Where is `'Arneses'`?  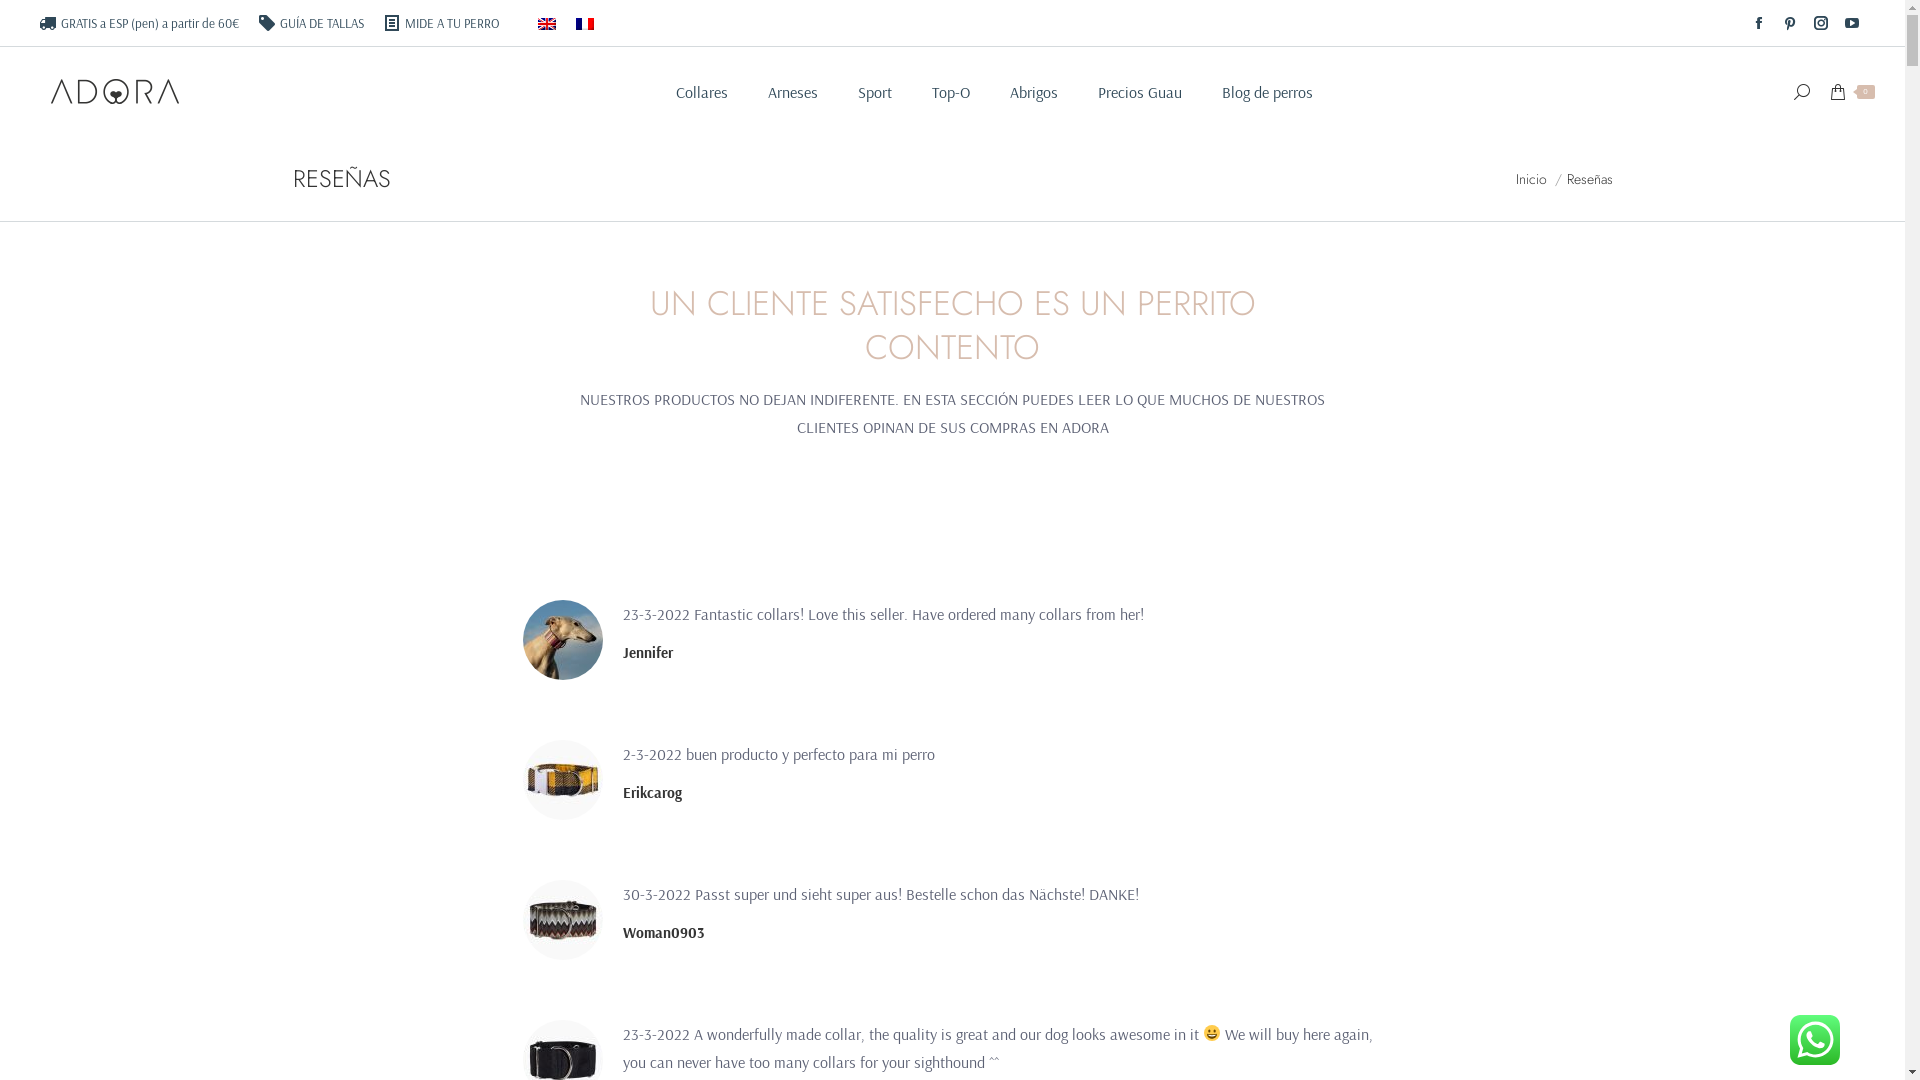 'Arneses' is located at coordinates (791, 92).